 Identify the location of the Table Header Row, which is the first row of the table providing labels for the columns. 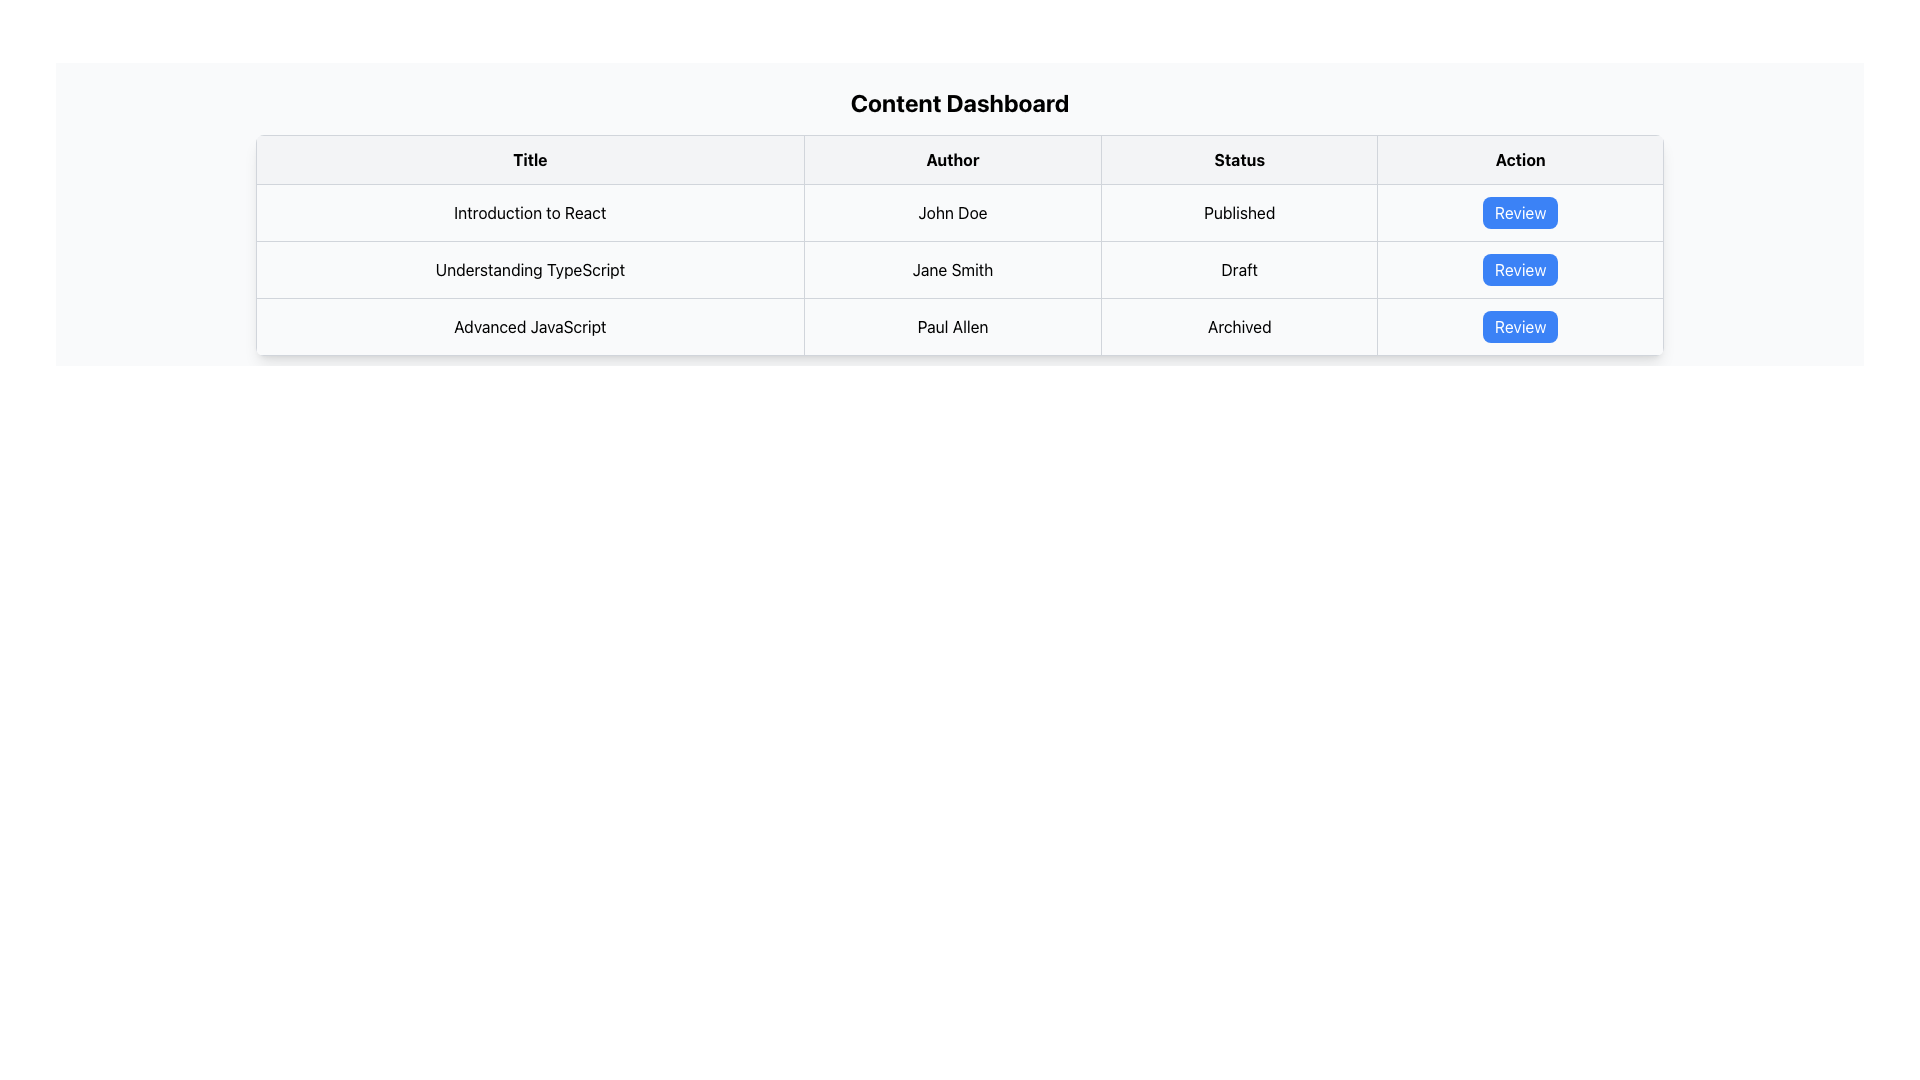
(960, 158).